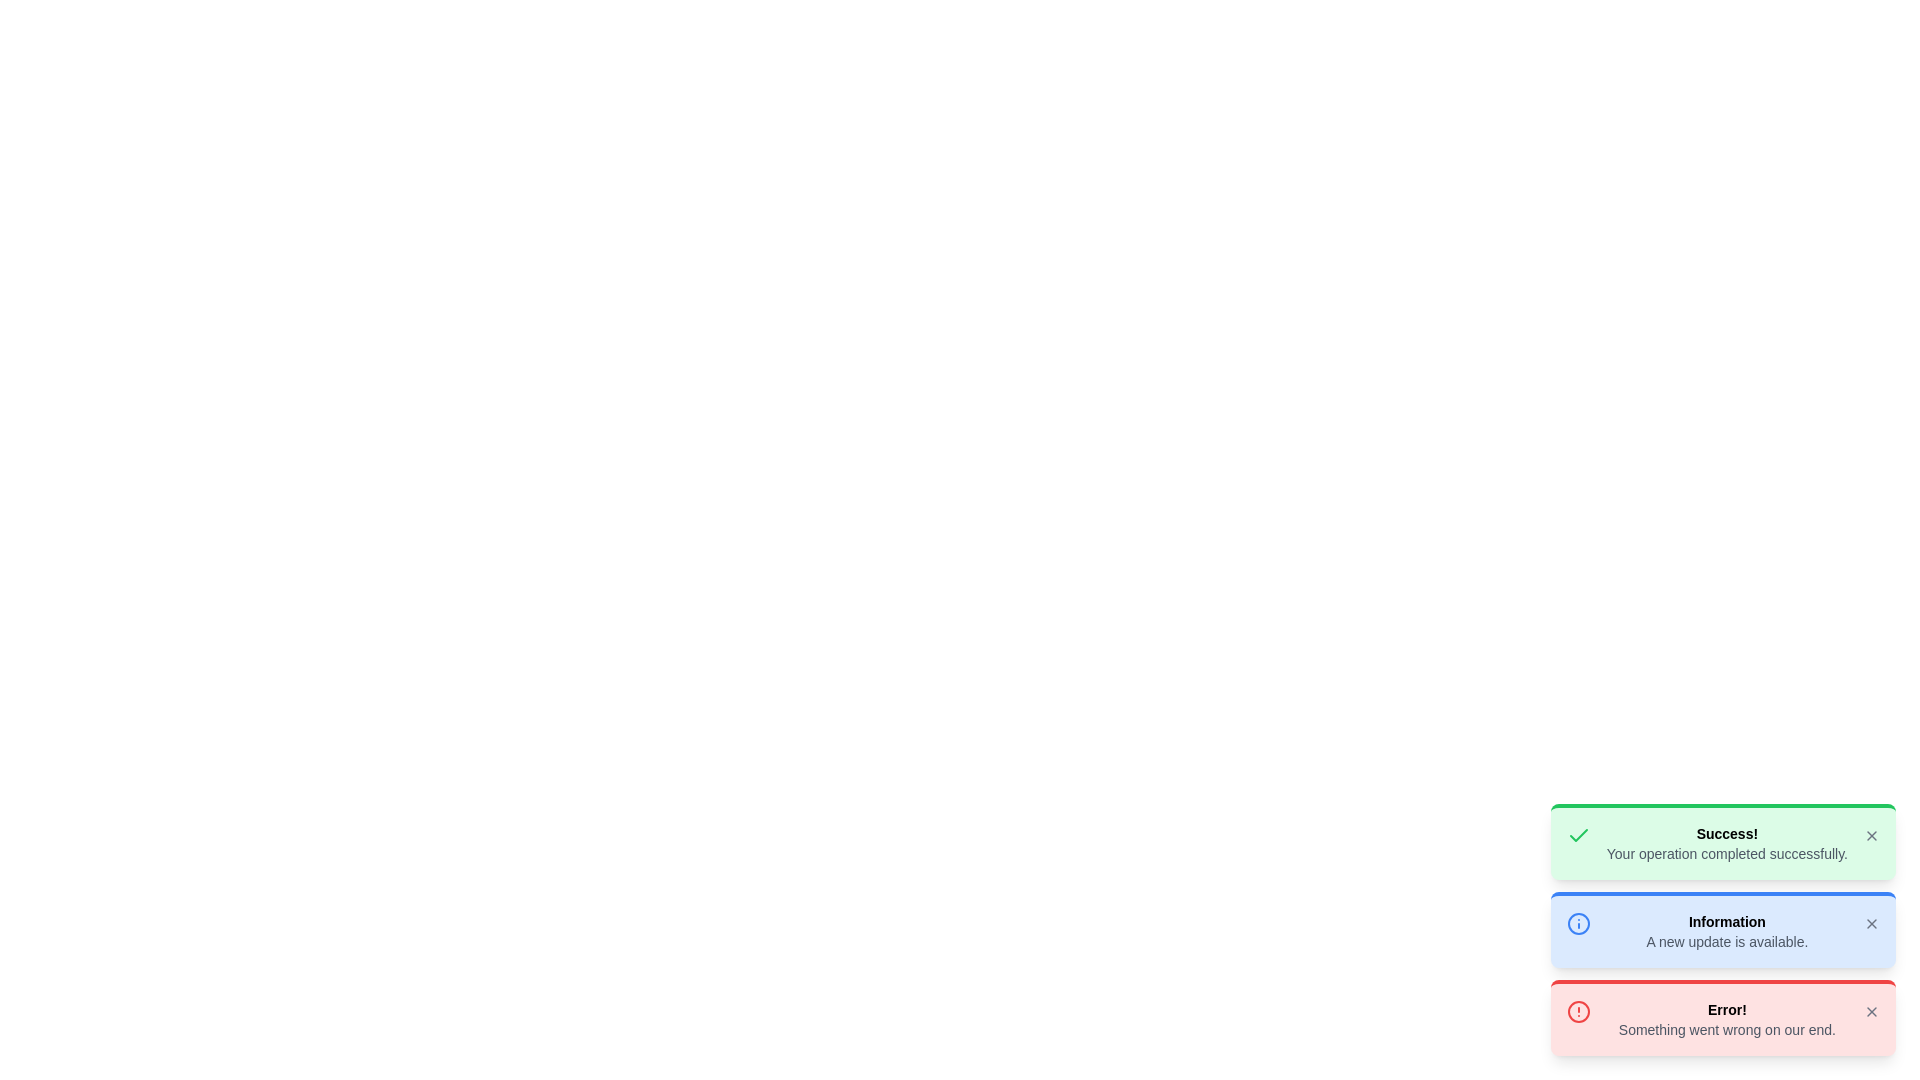 Image resolution: width=1920 pixels, height=1080 pixels. I want to click on the 'X' icon in the top-right corner of the red notification box labeled 'Error! Something went wrong on our end' to change its color, so click(1871, 1011).